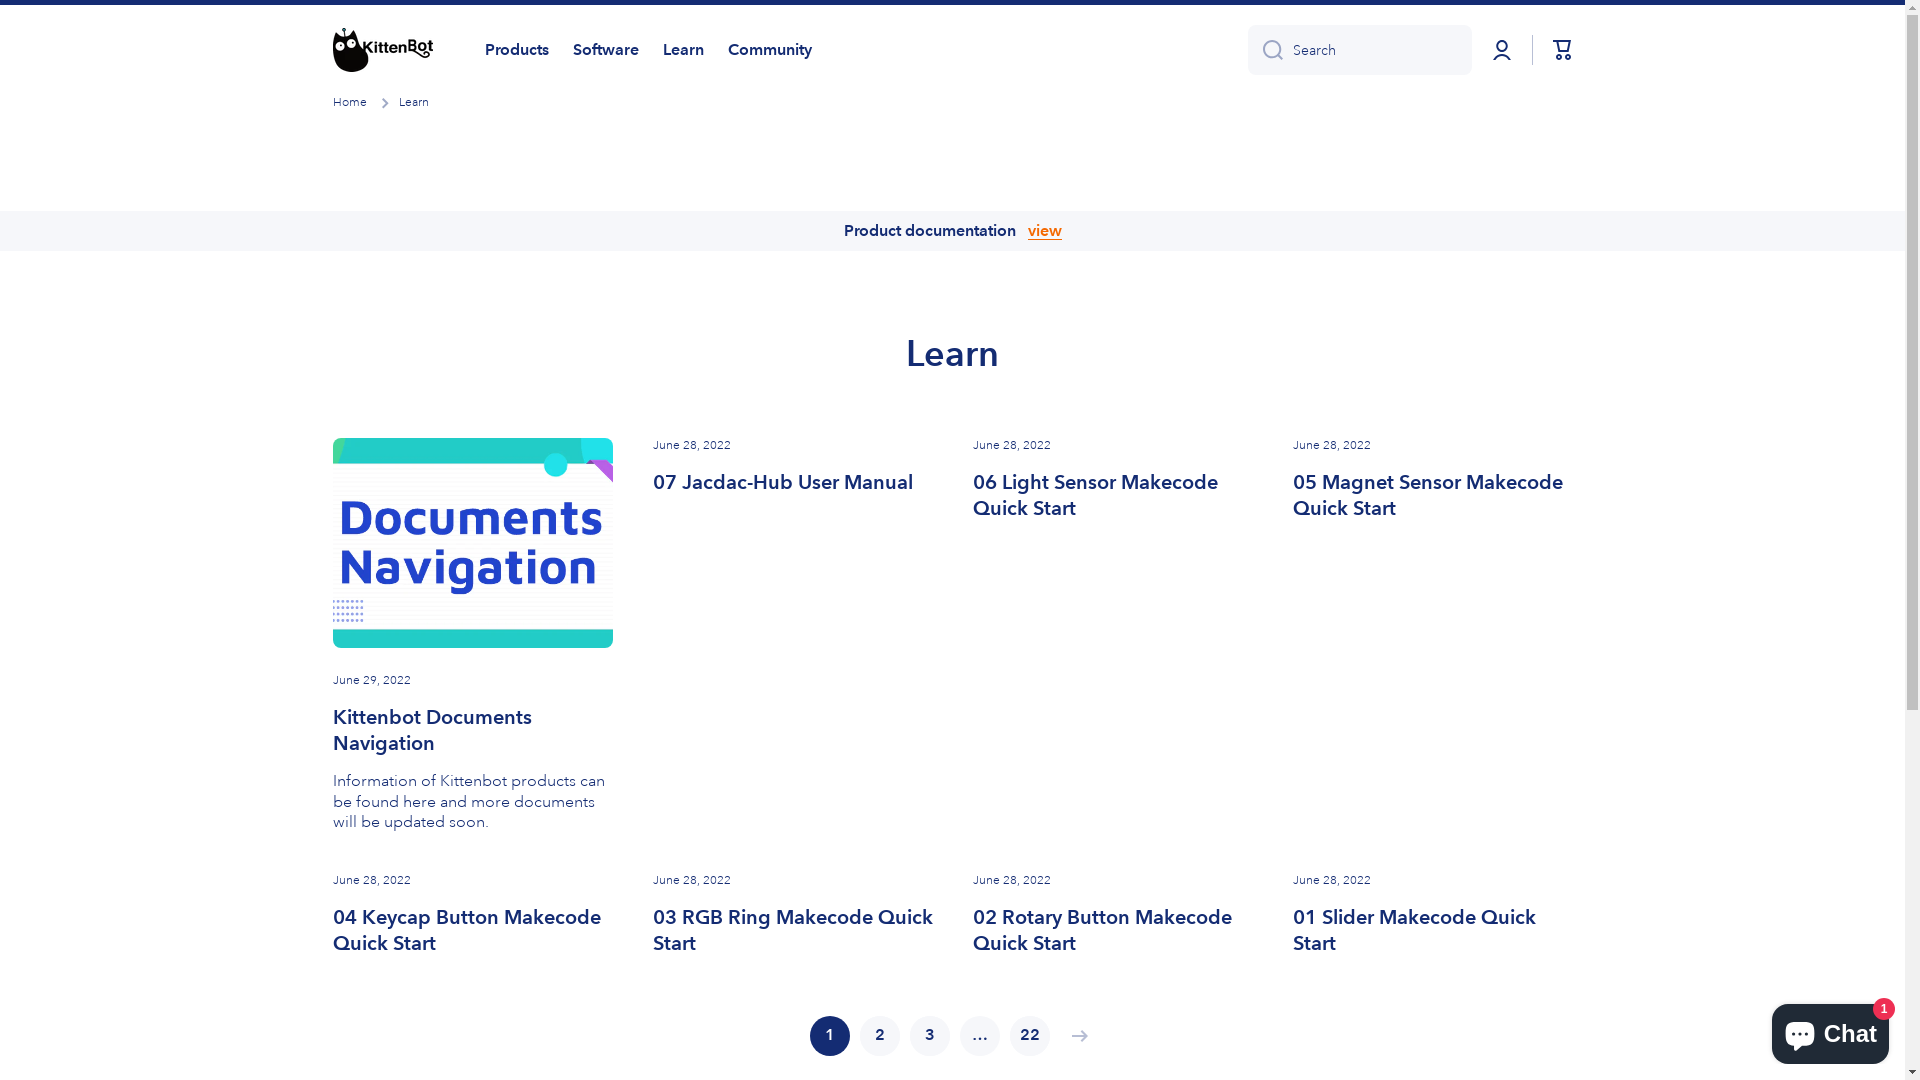 This screenshot has width=1920, height=1080. Describe the element at coordinates (1830, 1029) in the screenshot. I see `'Shopify online store chat'` at that location.